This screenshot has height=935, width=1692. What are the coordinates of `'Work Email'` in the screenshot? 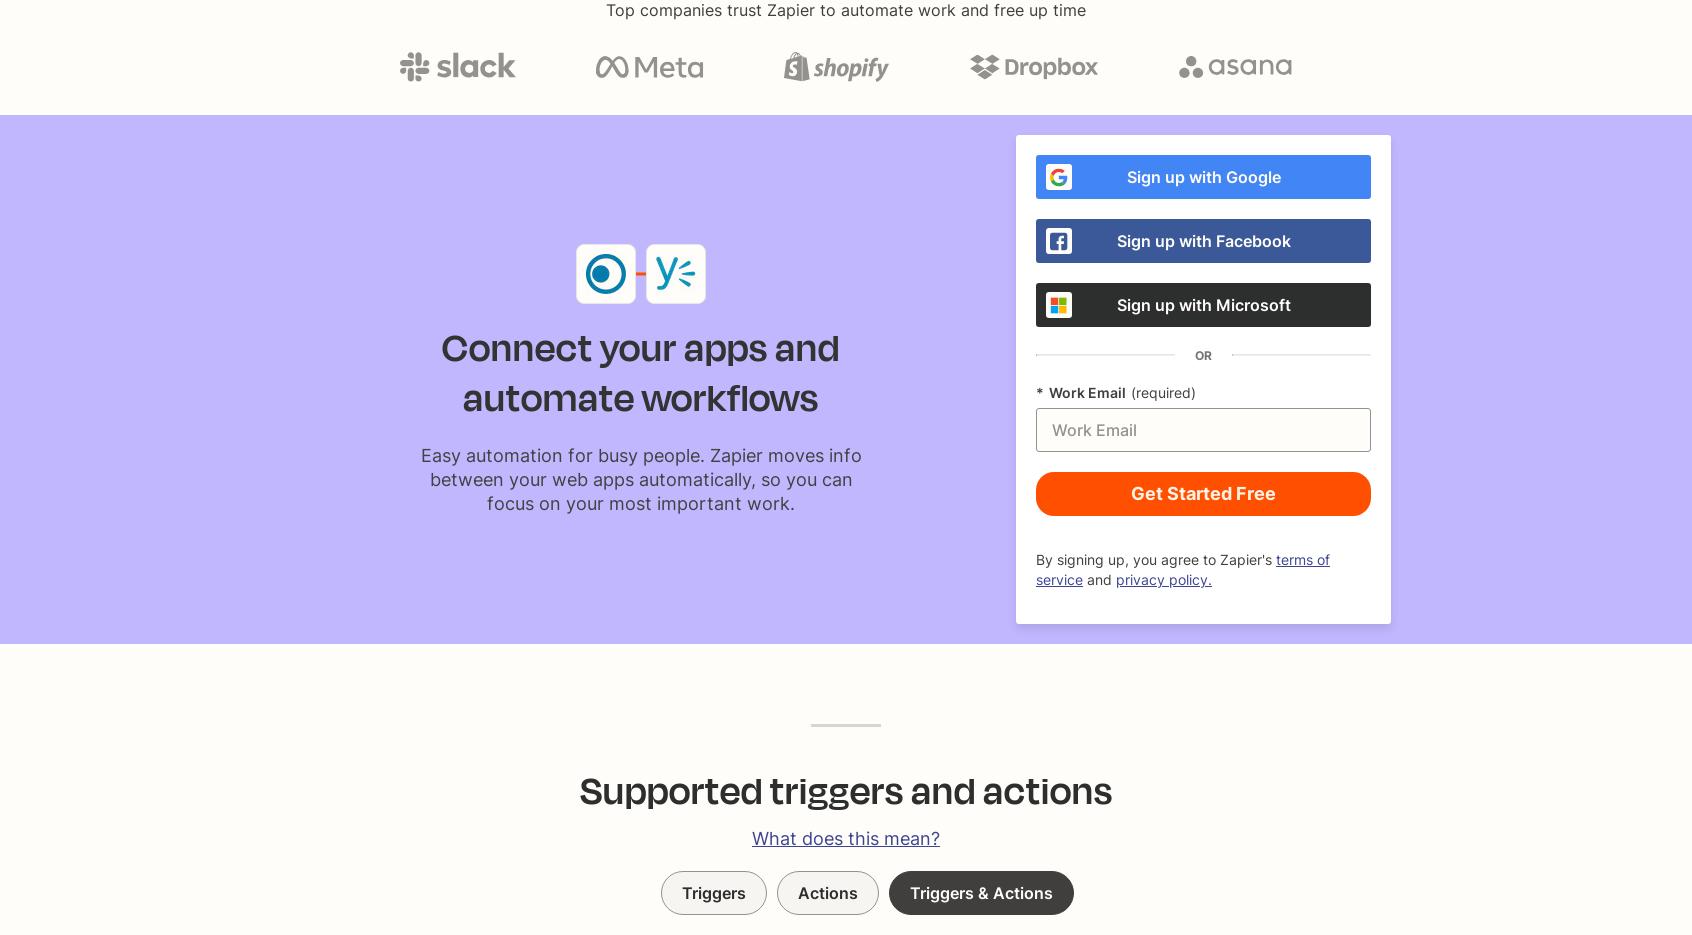 It's located at (1087, 392).